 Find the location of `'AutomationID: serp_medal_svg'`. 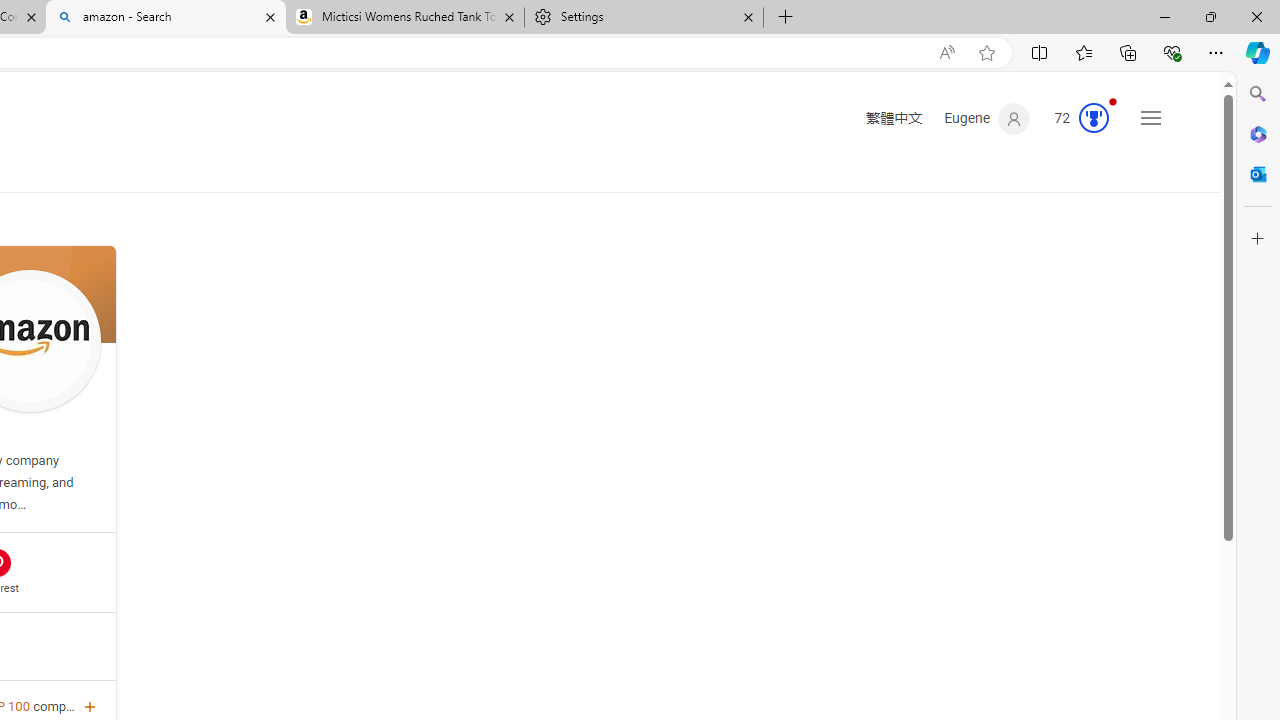

'AutomationID: serp_medal_svg' is located at coordinates (1092, 118).